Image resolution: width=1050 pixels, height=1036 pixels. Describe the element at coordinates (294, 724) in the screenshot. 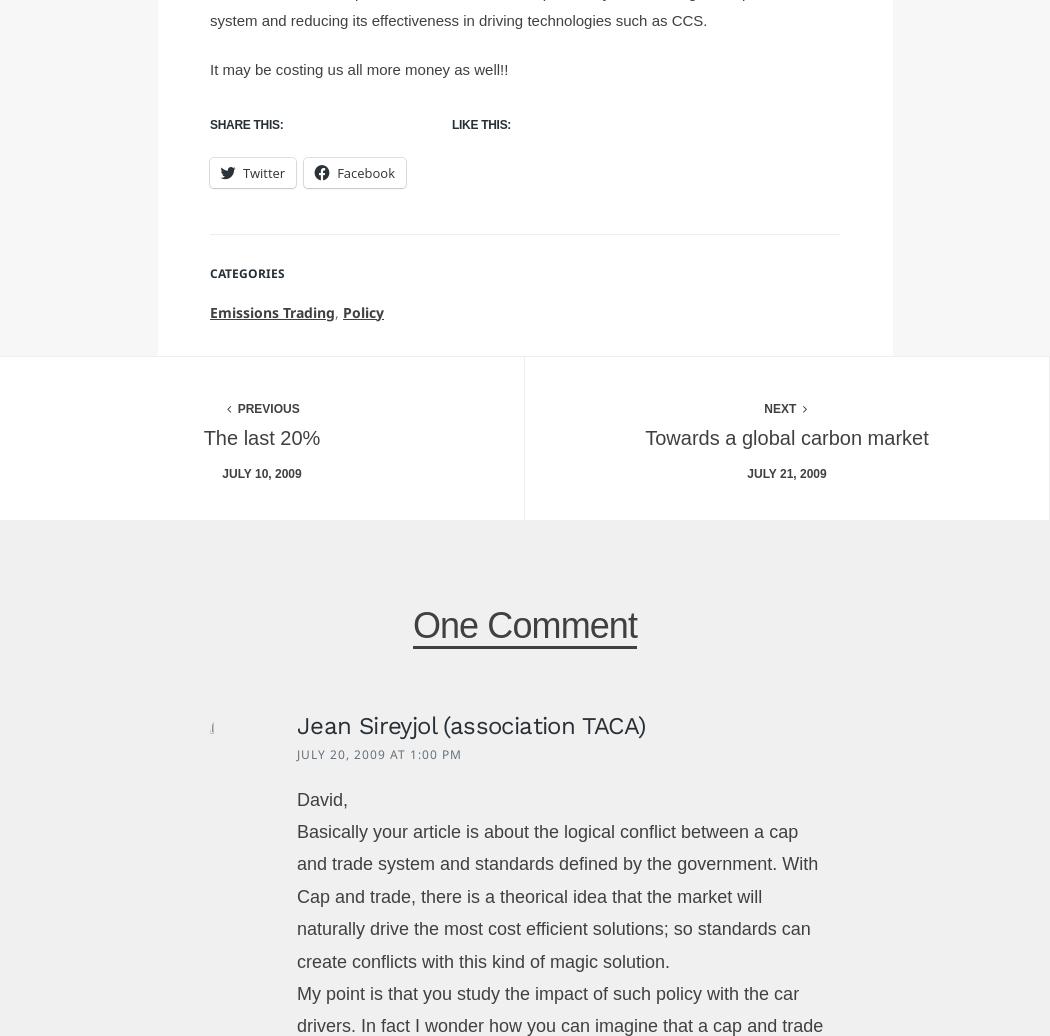

I see `'Jean Sireyjol (association TACA)'` at that location.